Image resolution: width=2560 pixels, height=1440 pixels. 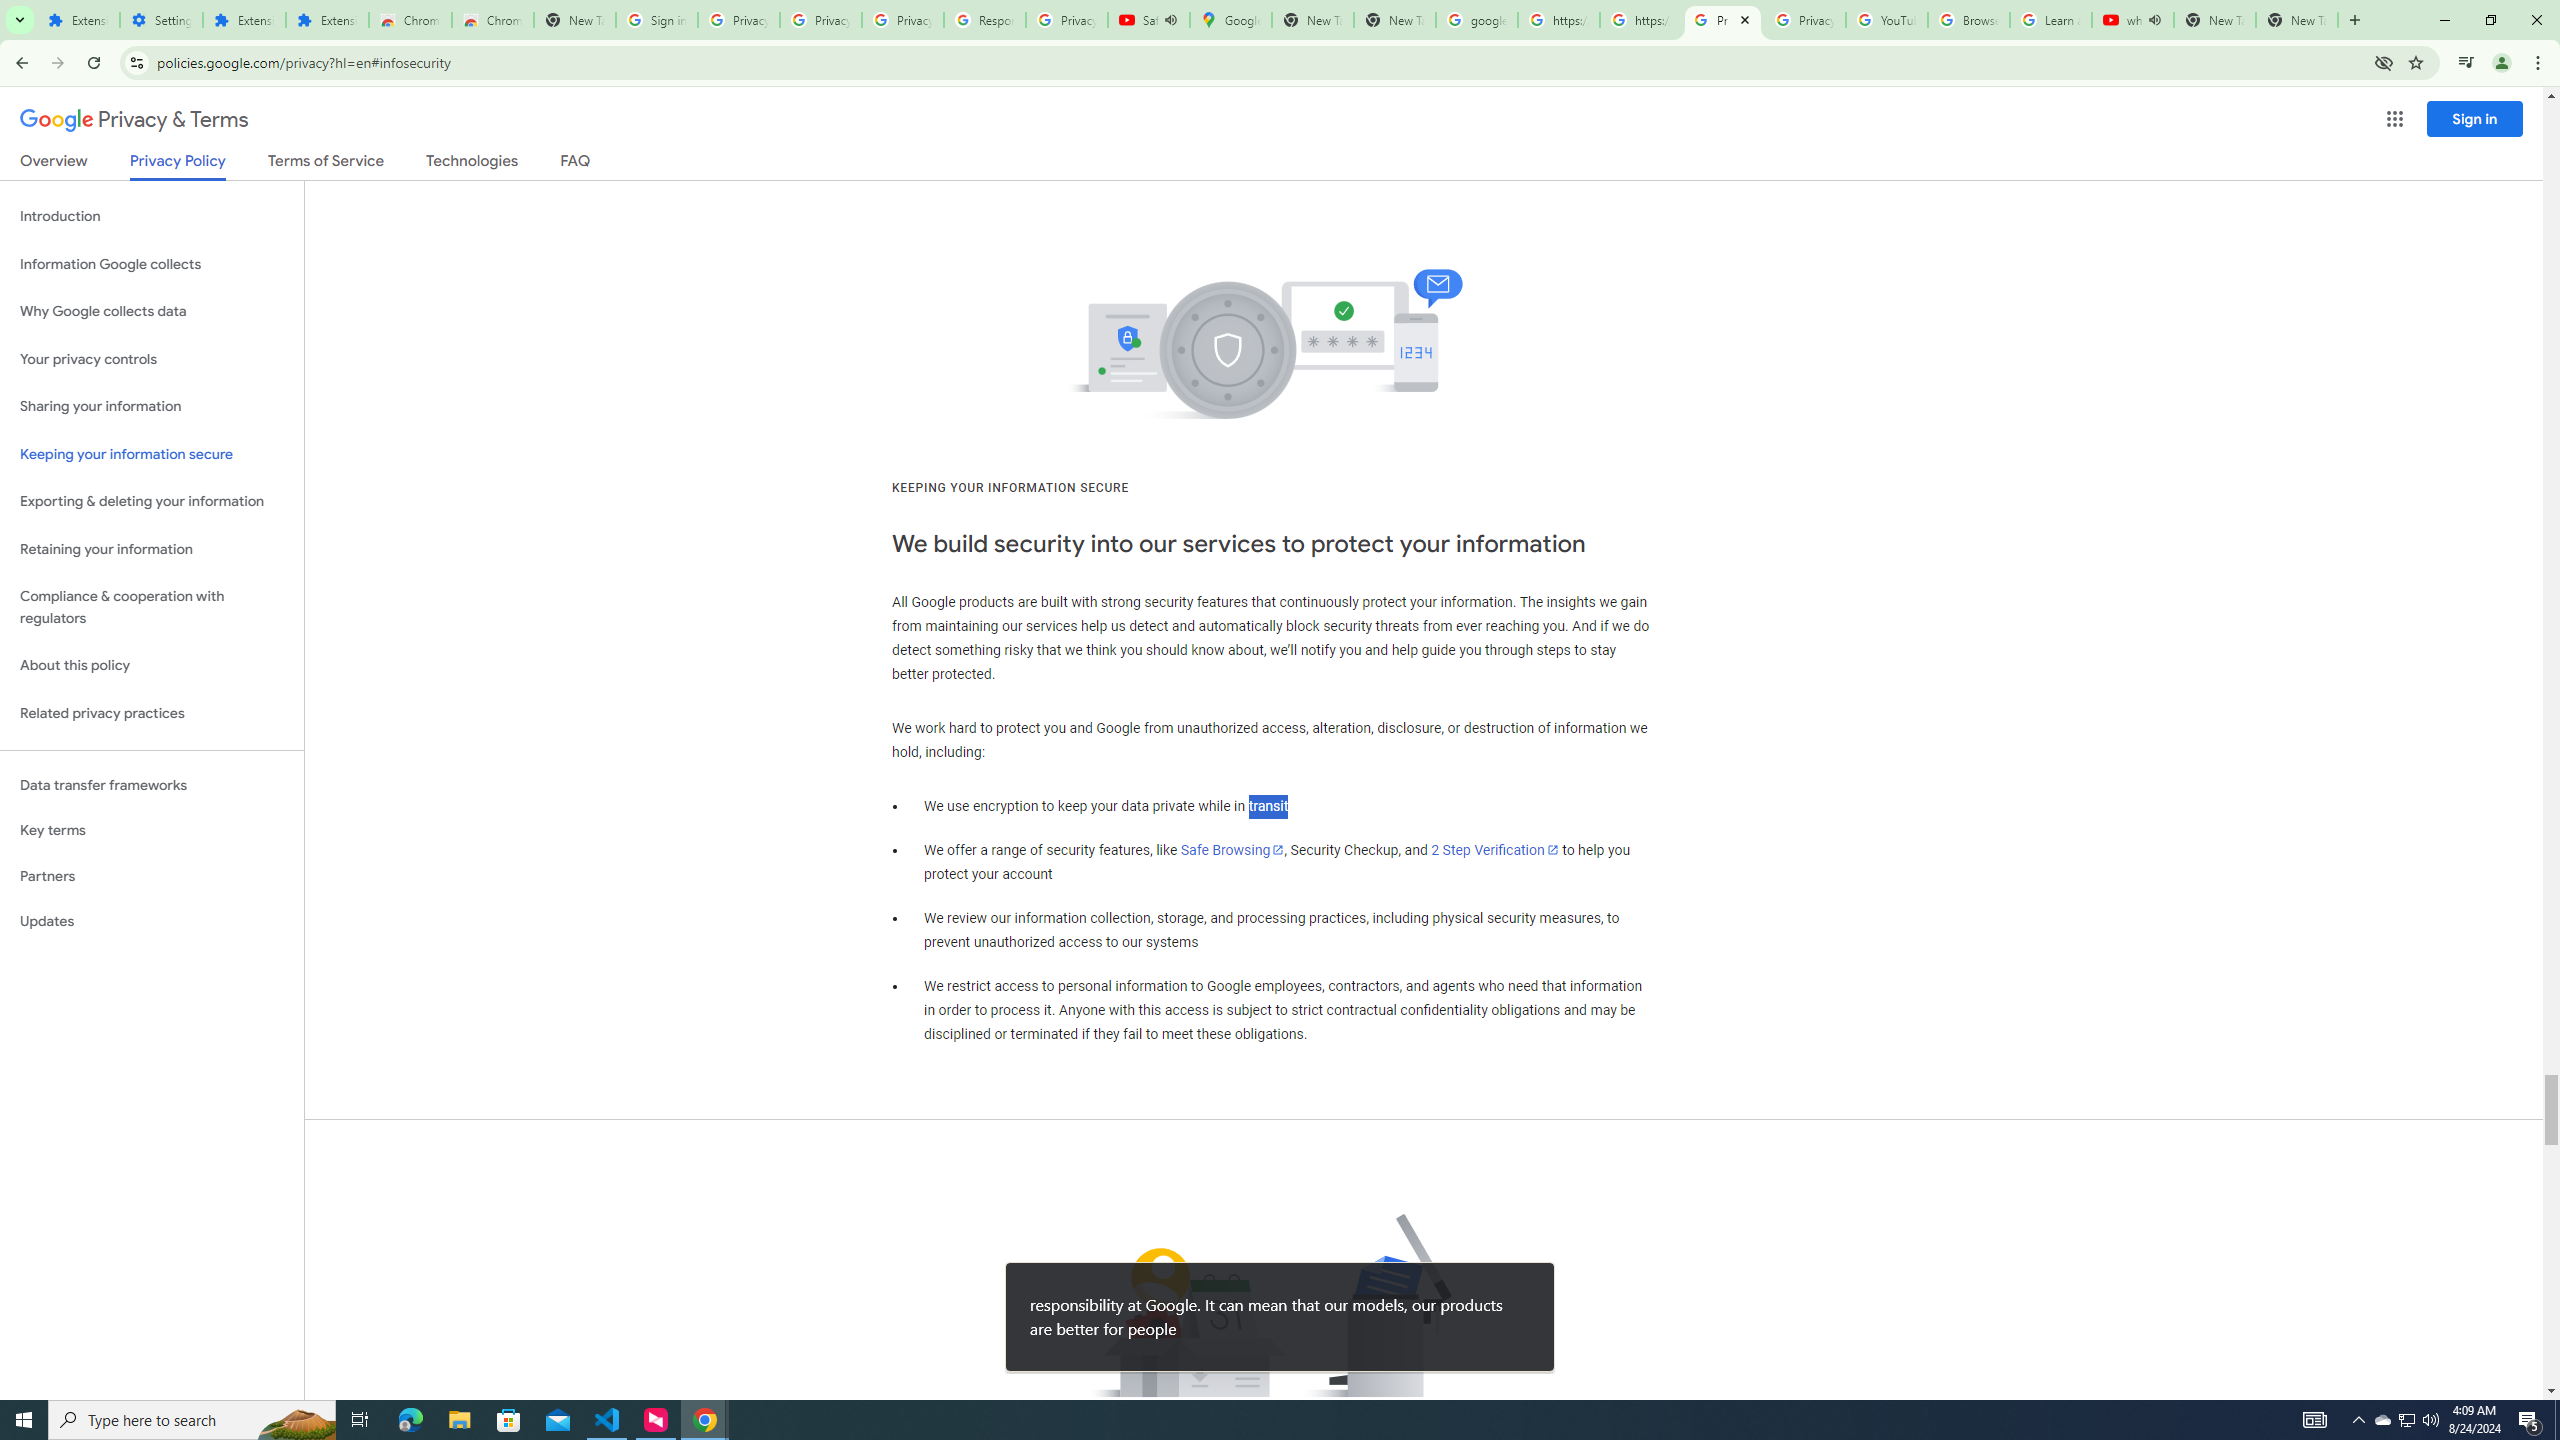 What do you see at coordinates (151, 264) in the screenshot?
I see `'Information Google collects'` at bounding box center [151, 264].